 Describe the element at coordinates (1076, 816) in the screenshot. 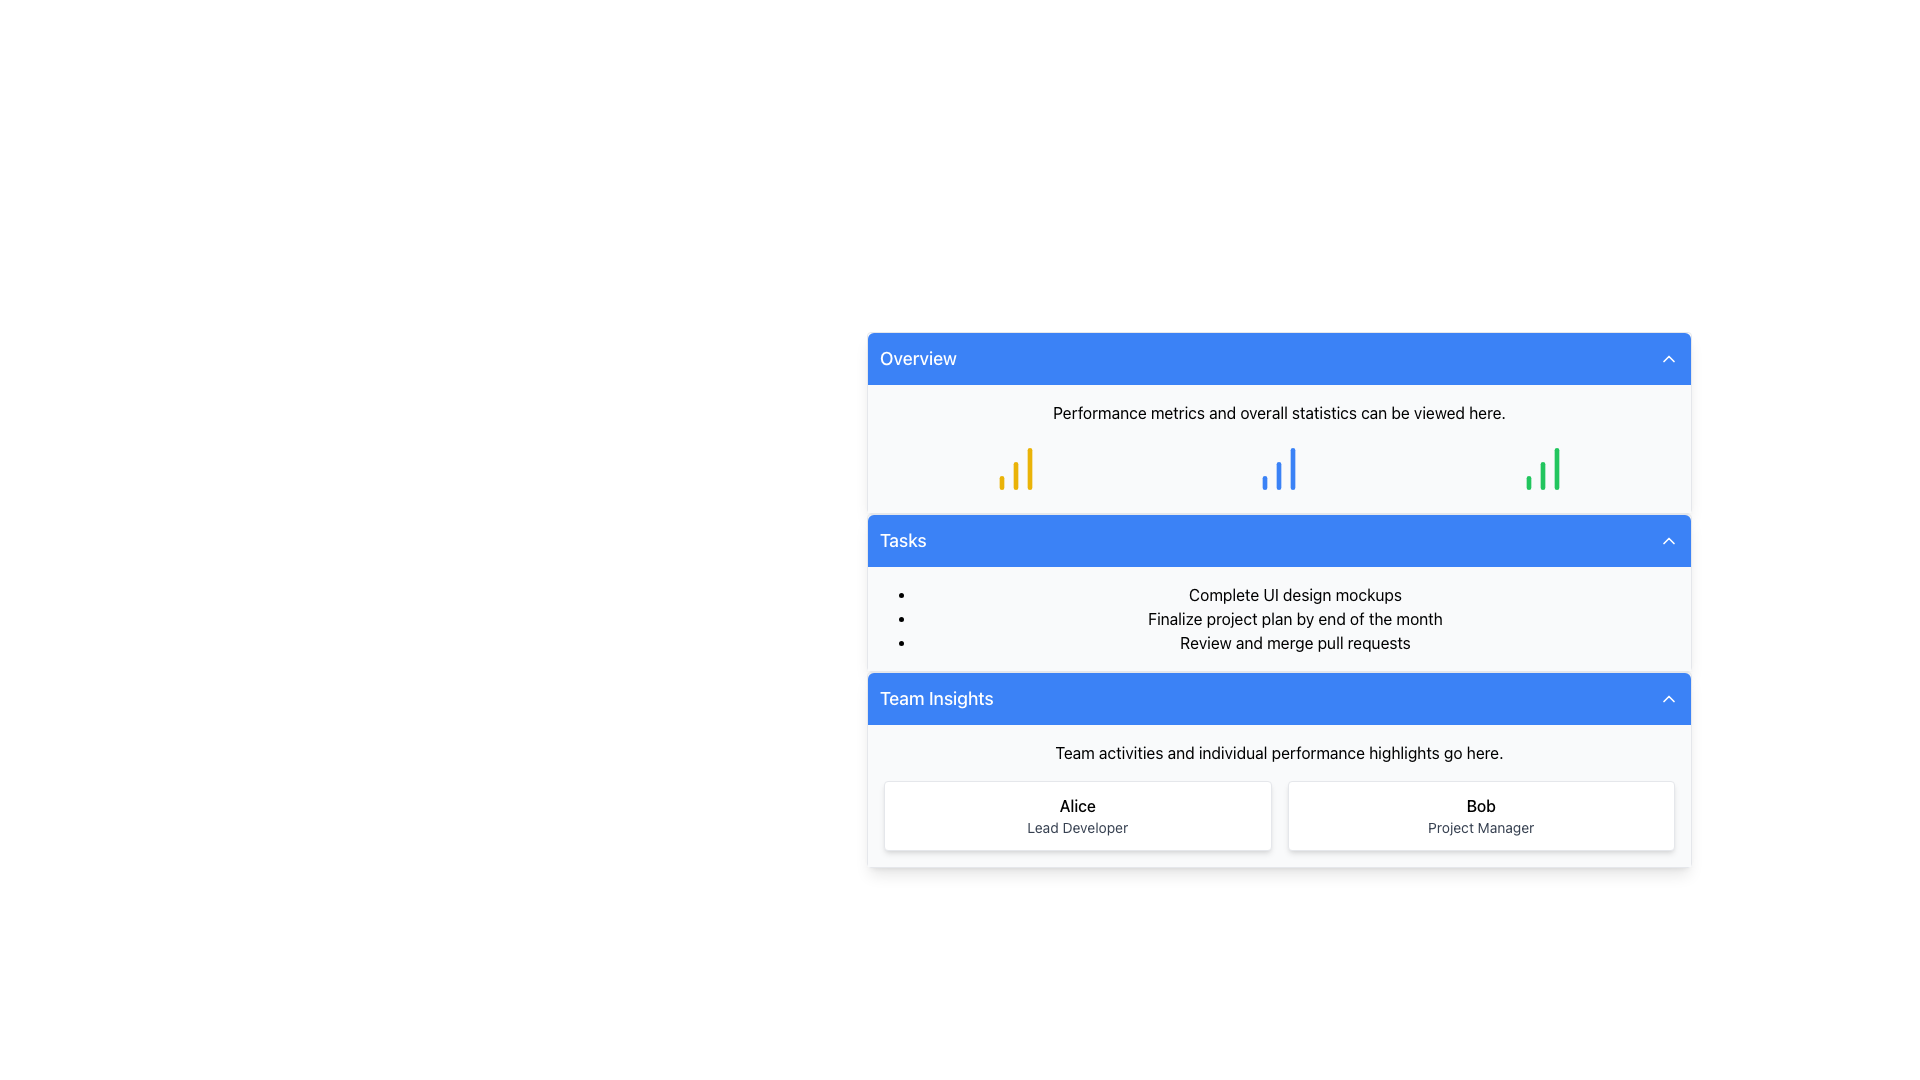

I see `displayed information on the first Card Component in the 'Team Insights' section, which shows details about a team member's name and role` at that location.